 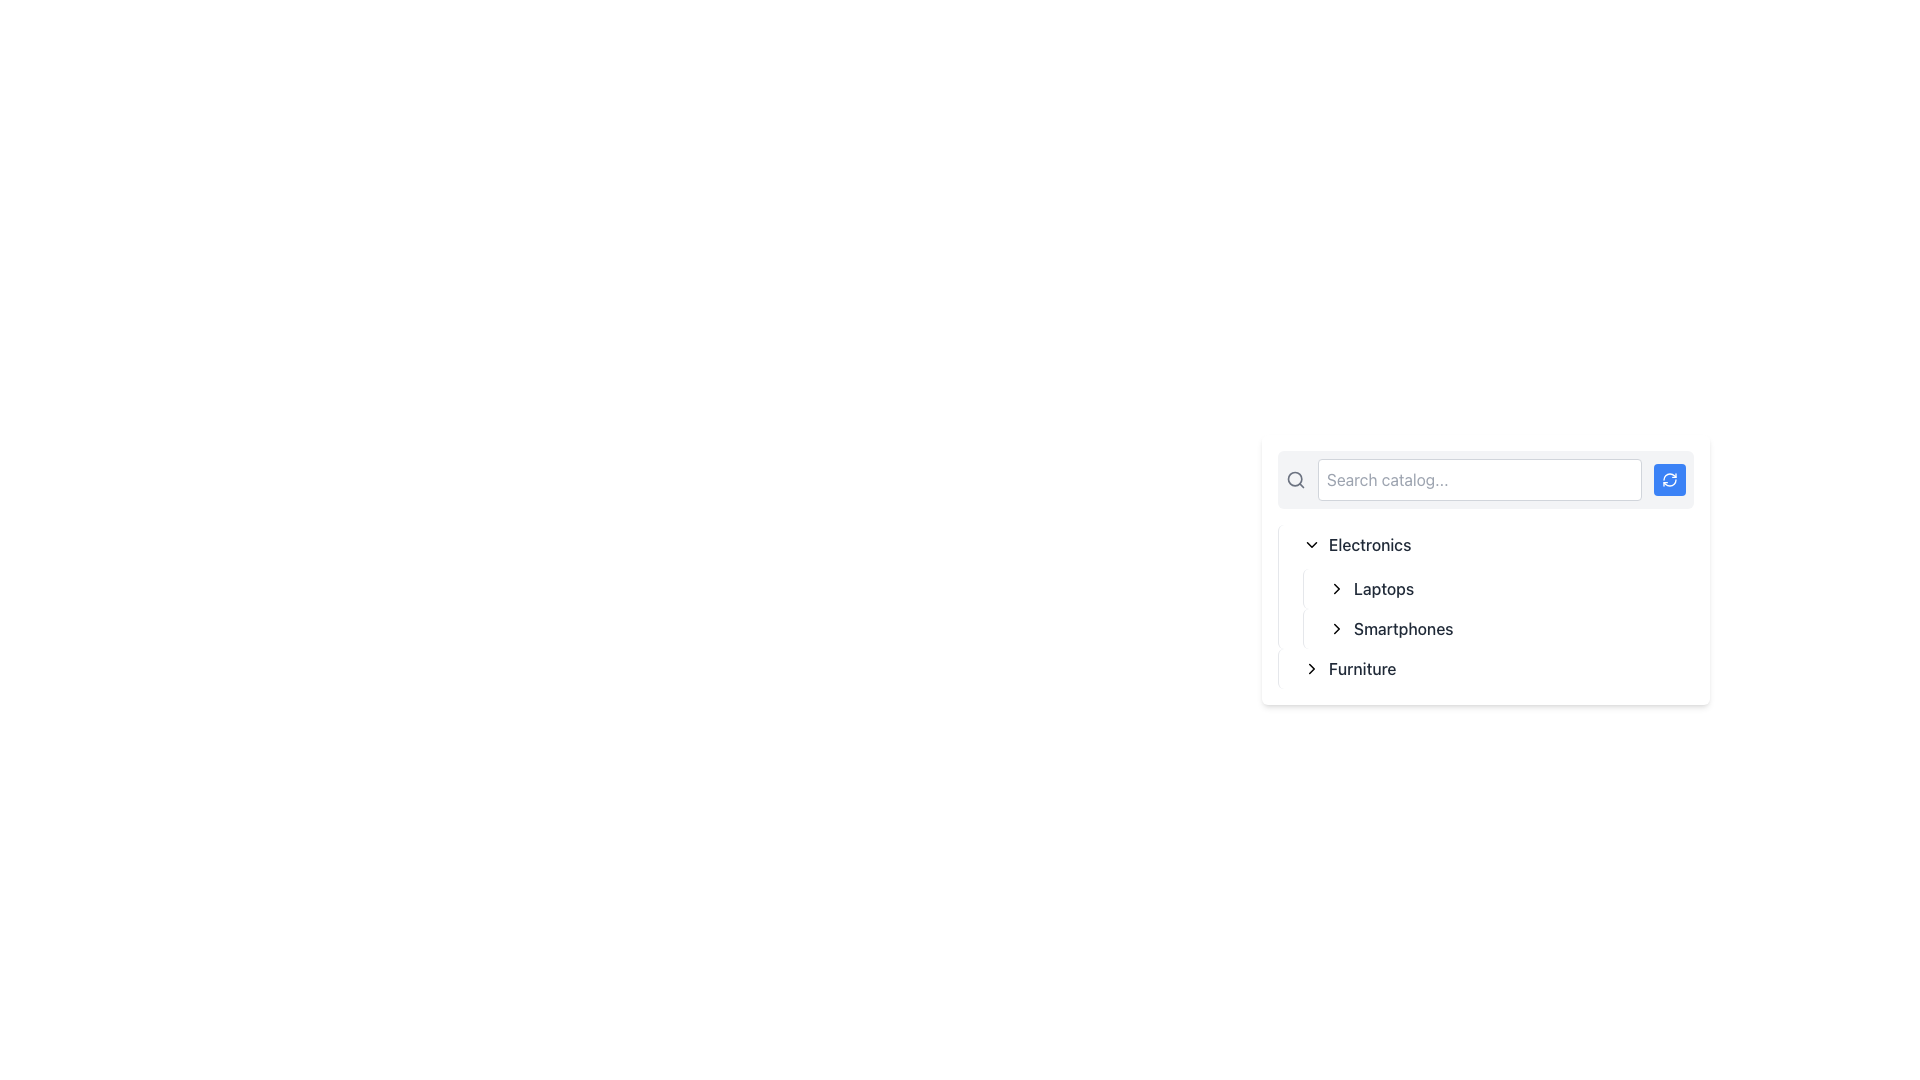 What do you see at coordinates (1369, 544) in the screenshot?
I see `the 'Electronics' text label` at bounding box center [1369, 544].